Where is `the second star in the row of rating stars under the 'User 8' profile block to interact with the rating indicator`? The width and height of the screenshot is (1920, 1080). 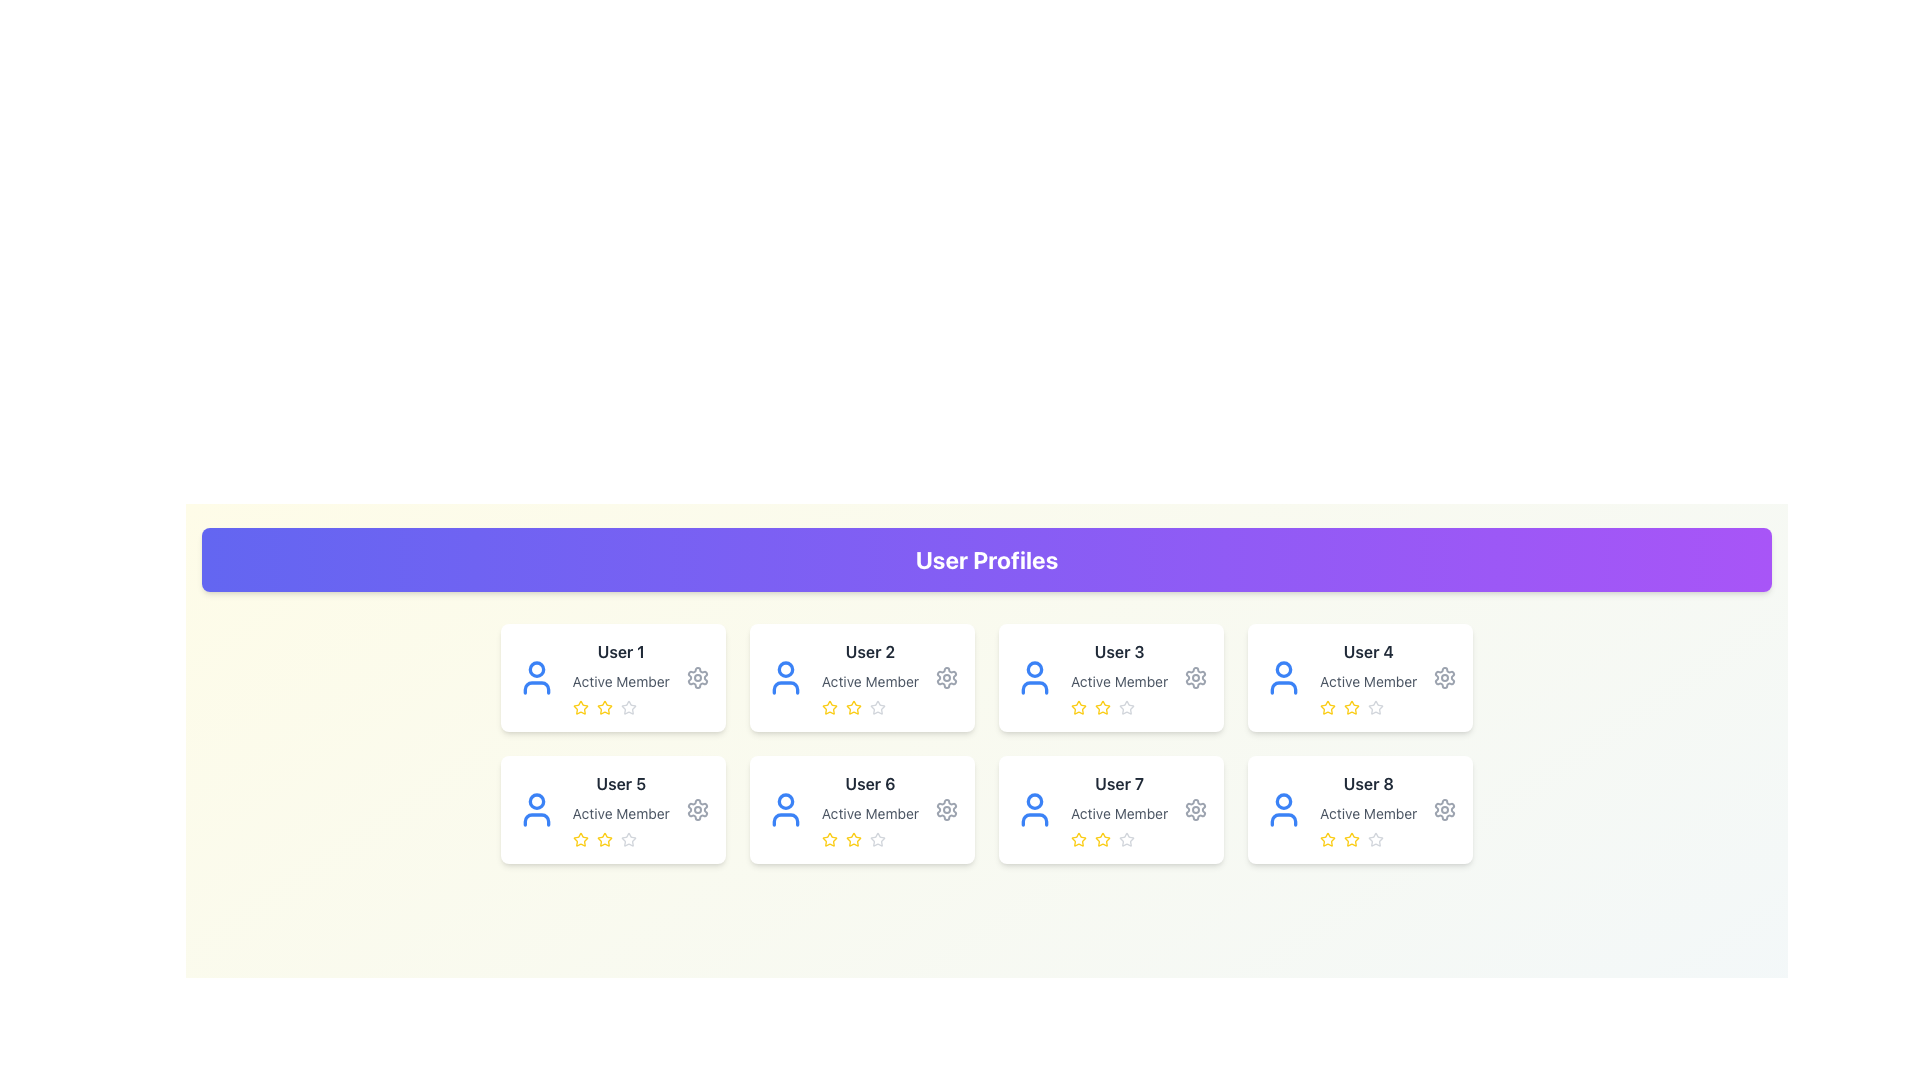 the second star in the row of rating stars under the 'User 8' profile block to interact with the rating indicator is located at coordinates (1352, 839).